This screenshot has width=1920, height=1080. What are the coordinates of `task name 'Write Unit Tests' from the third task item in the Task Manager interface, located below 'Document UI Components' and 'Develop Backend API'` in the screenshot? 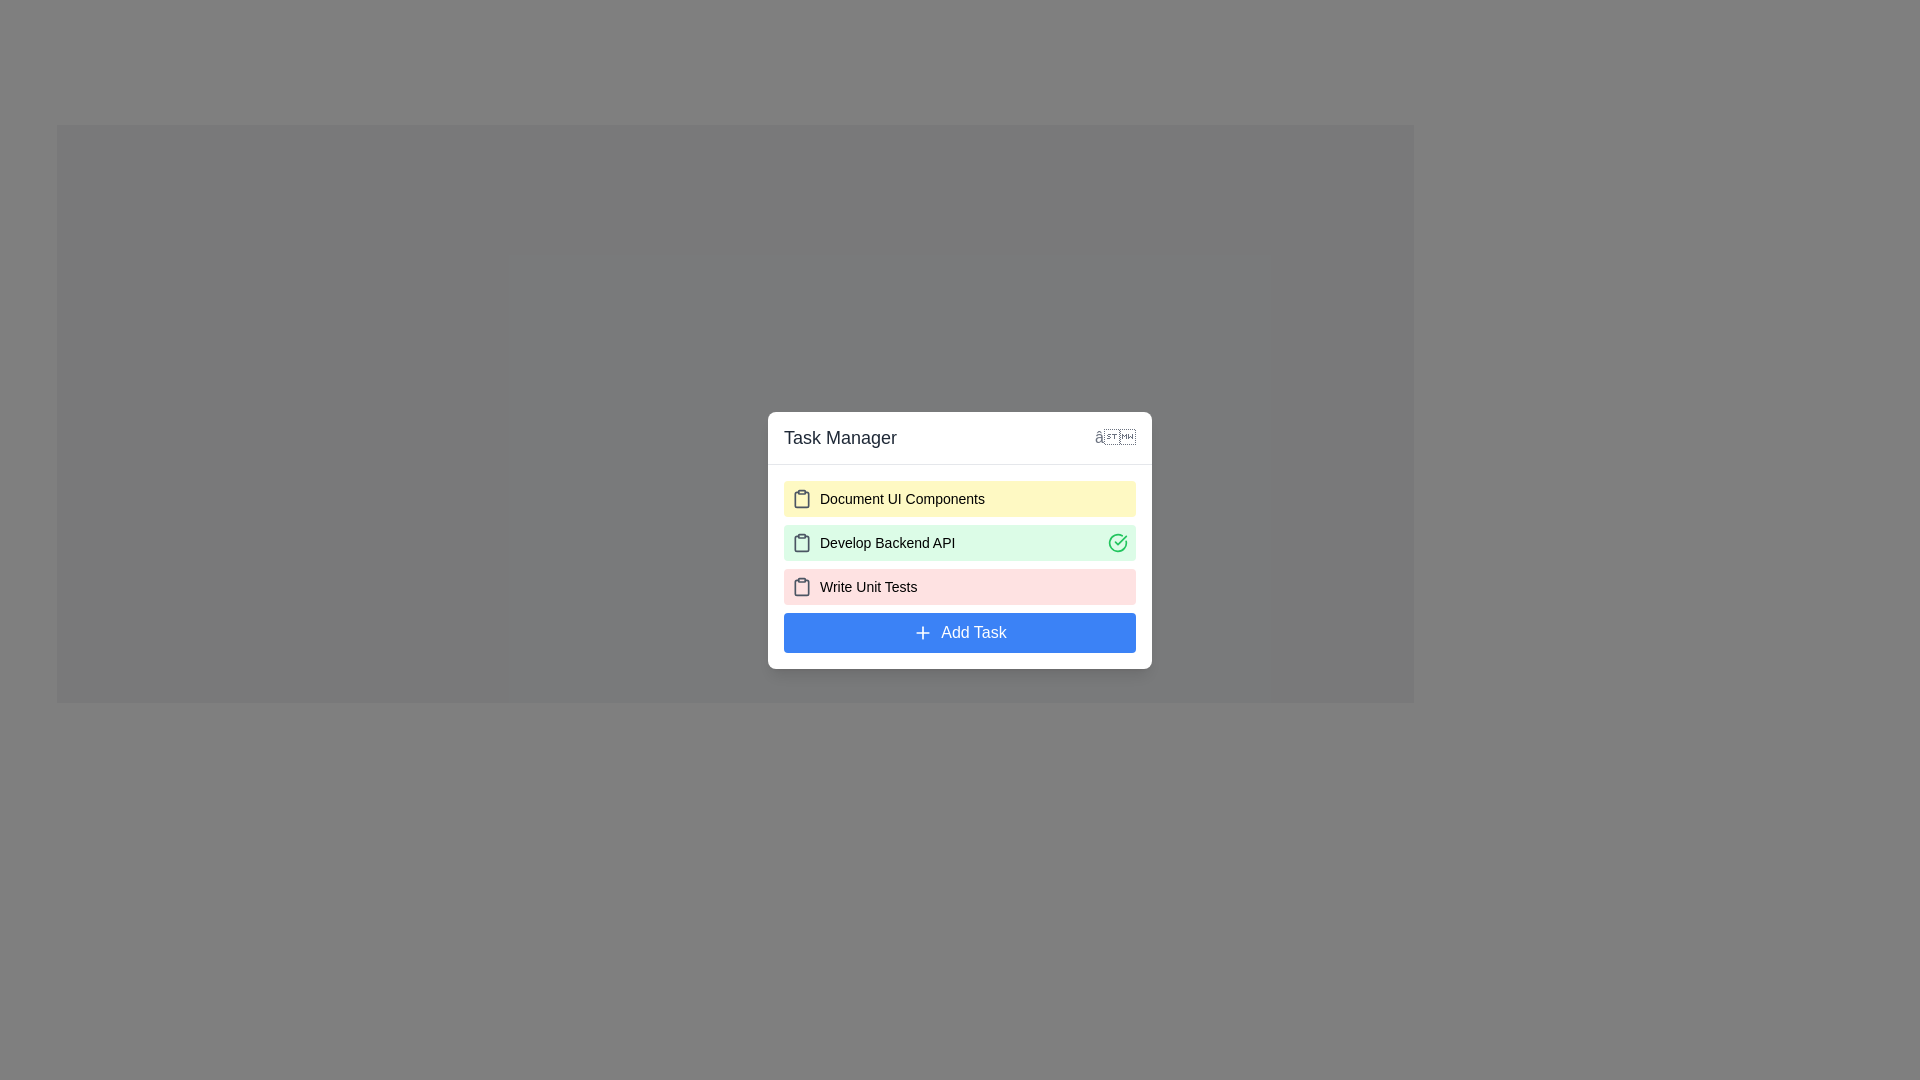 It's located at (960, 585).